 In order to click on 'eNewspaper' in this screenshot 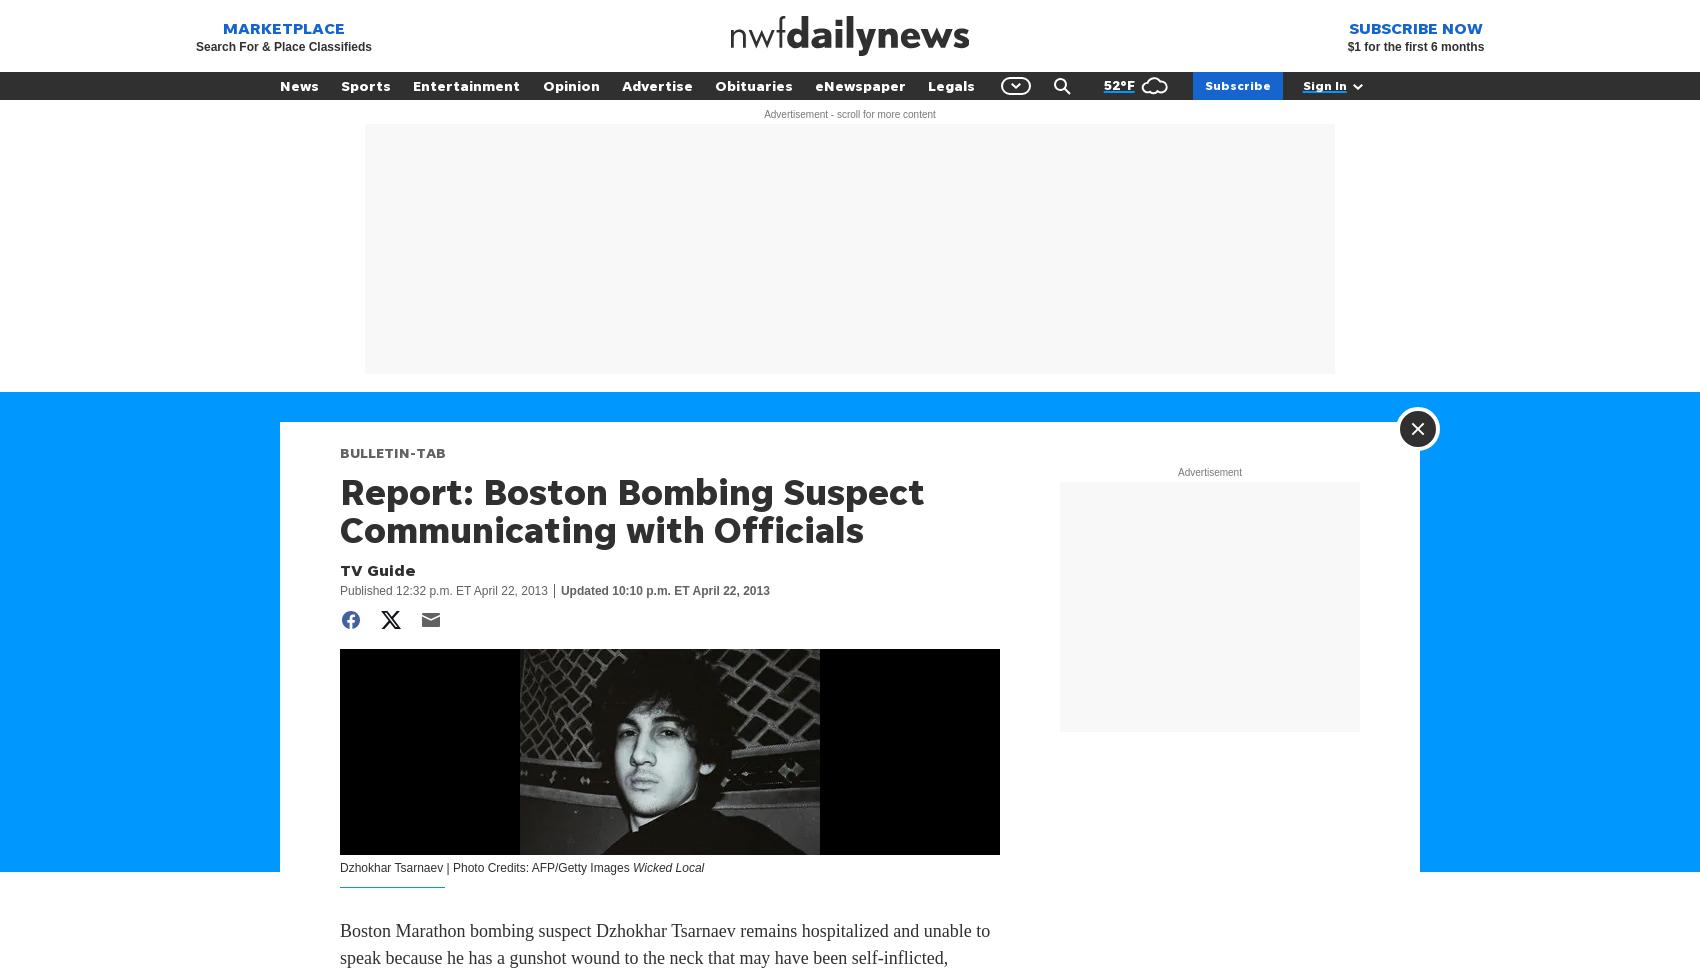, I will do `click(860, 84)`.